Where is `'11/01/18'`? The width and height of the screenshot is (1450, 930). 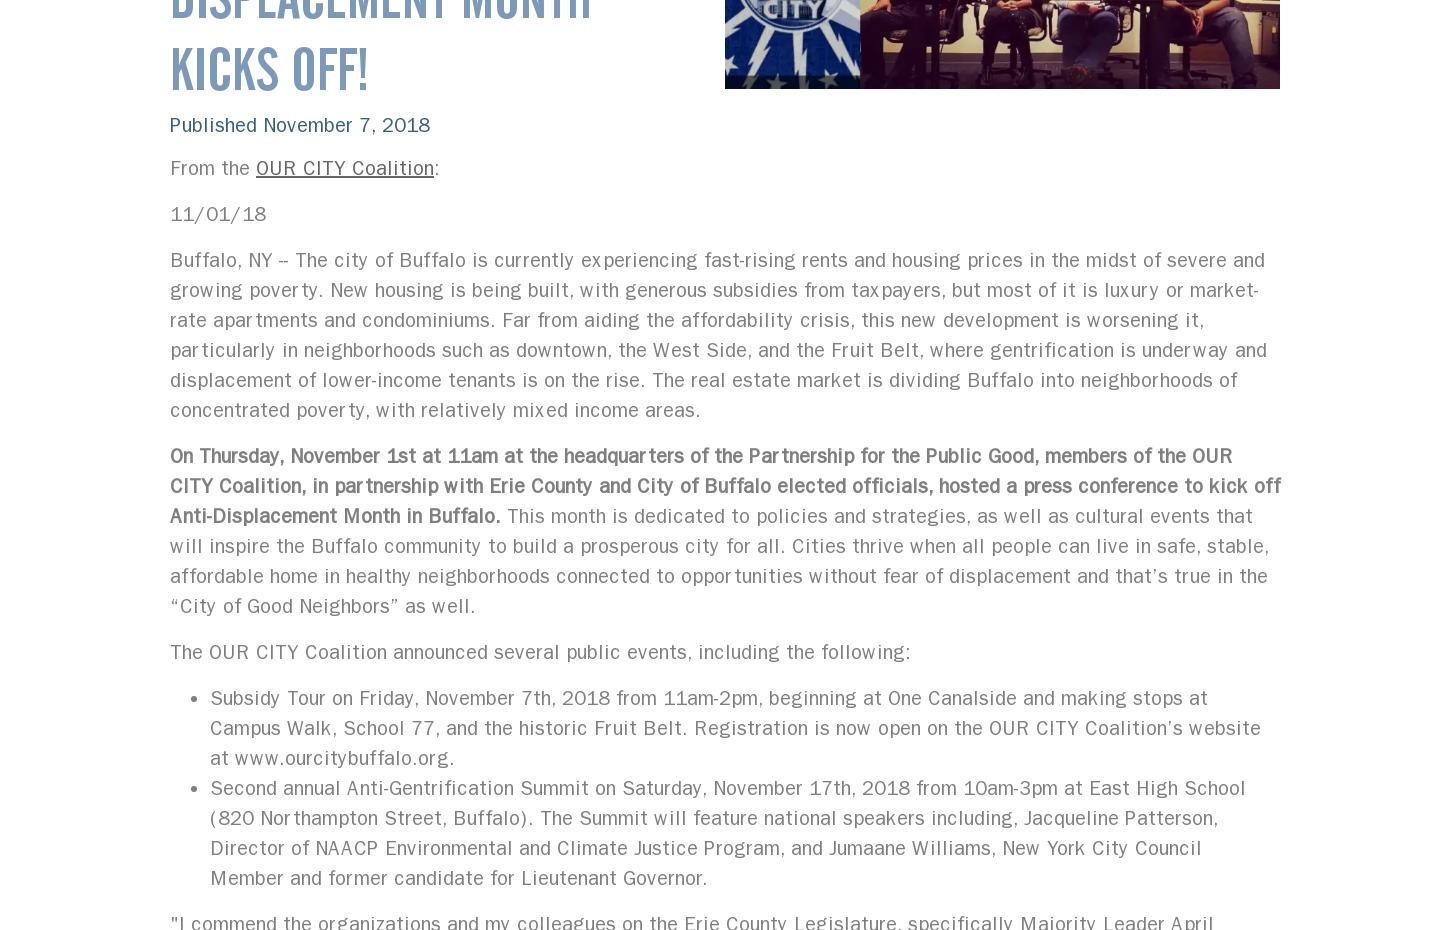 '11/01/18' is located at coordinates (216, 213).